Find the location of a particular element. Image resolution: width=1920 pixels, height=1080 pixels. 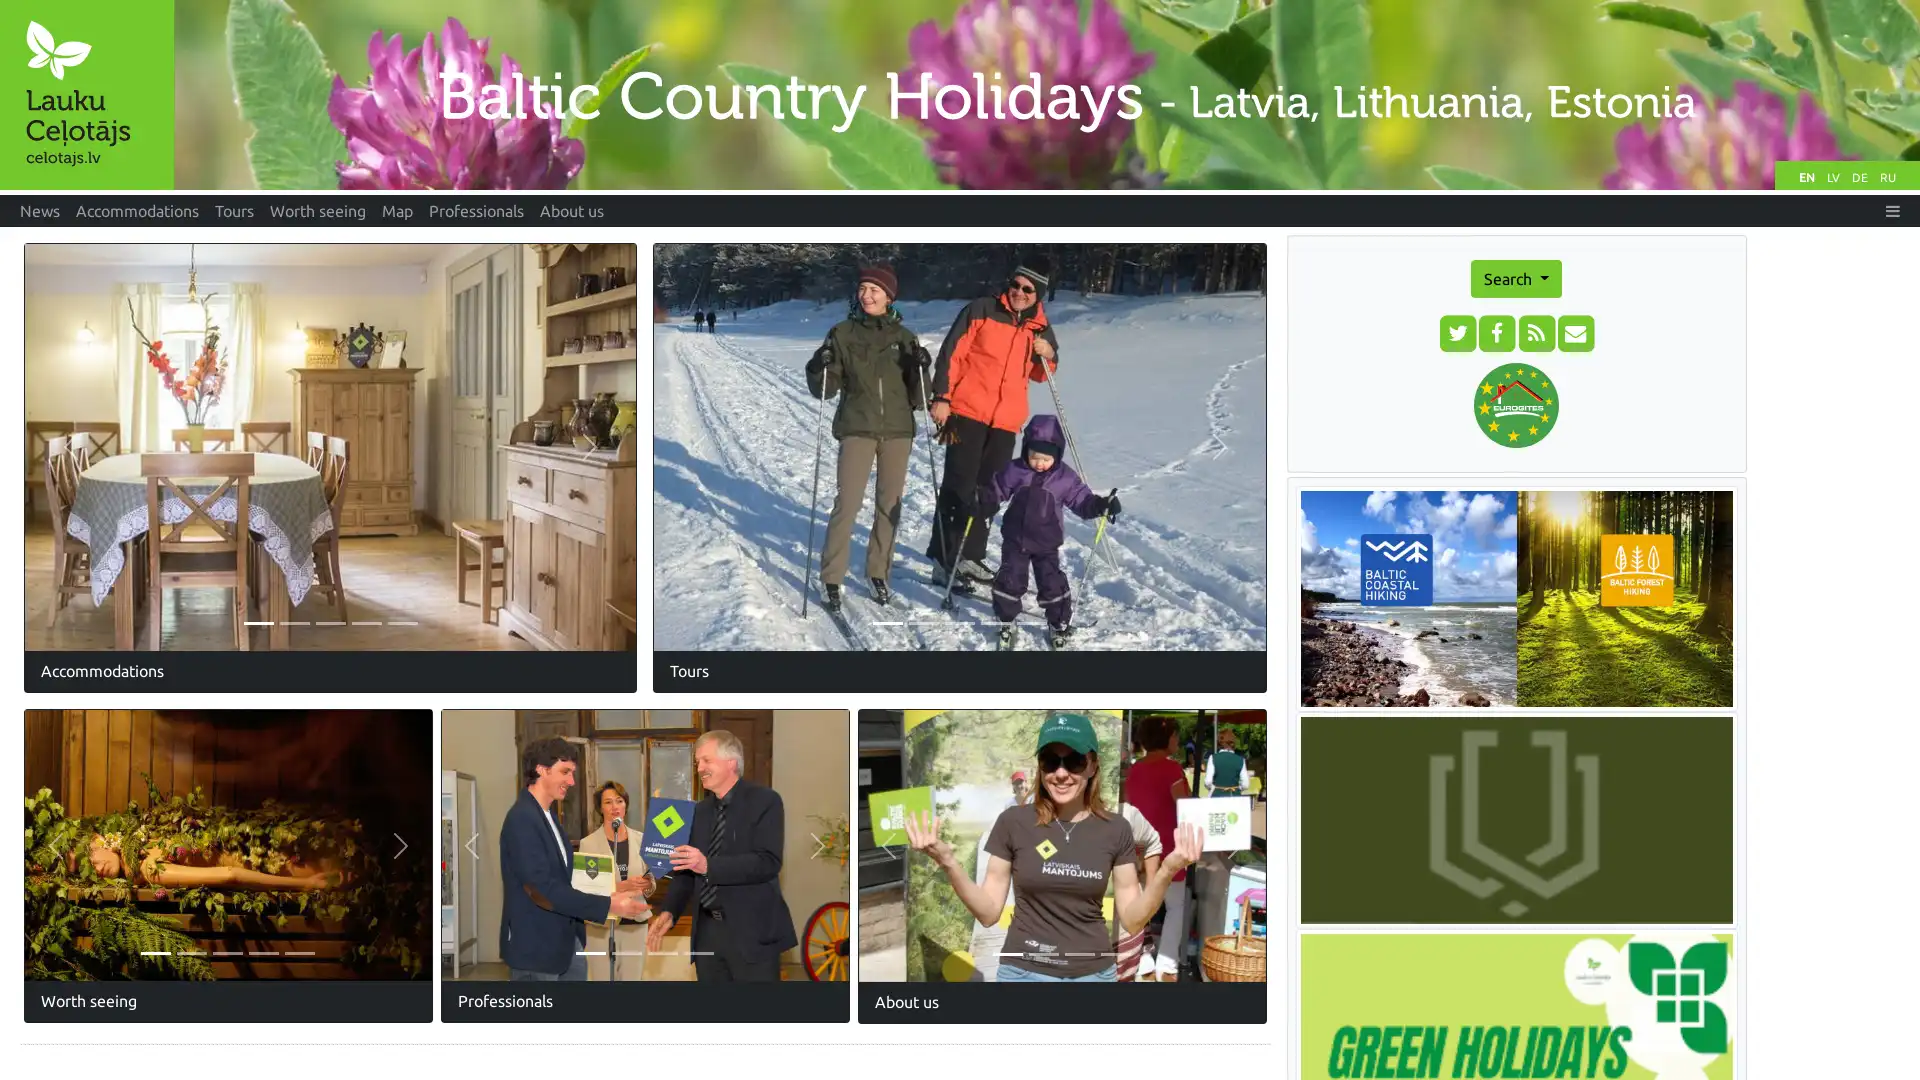

Previous is located at coordinates (700, 446).